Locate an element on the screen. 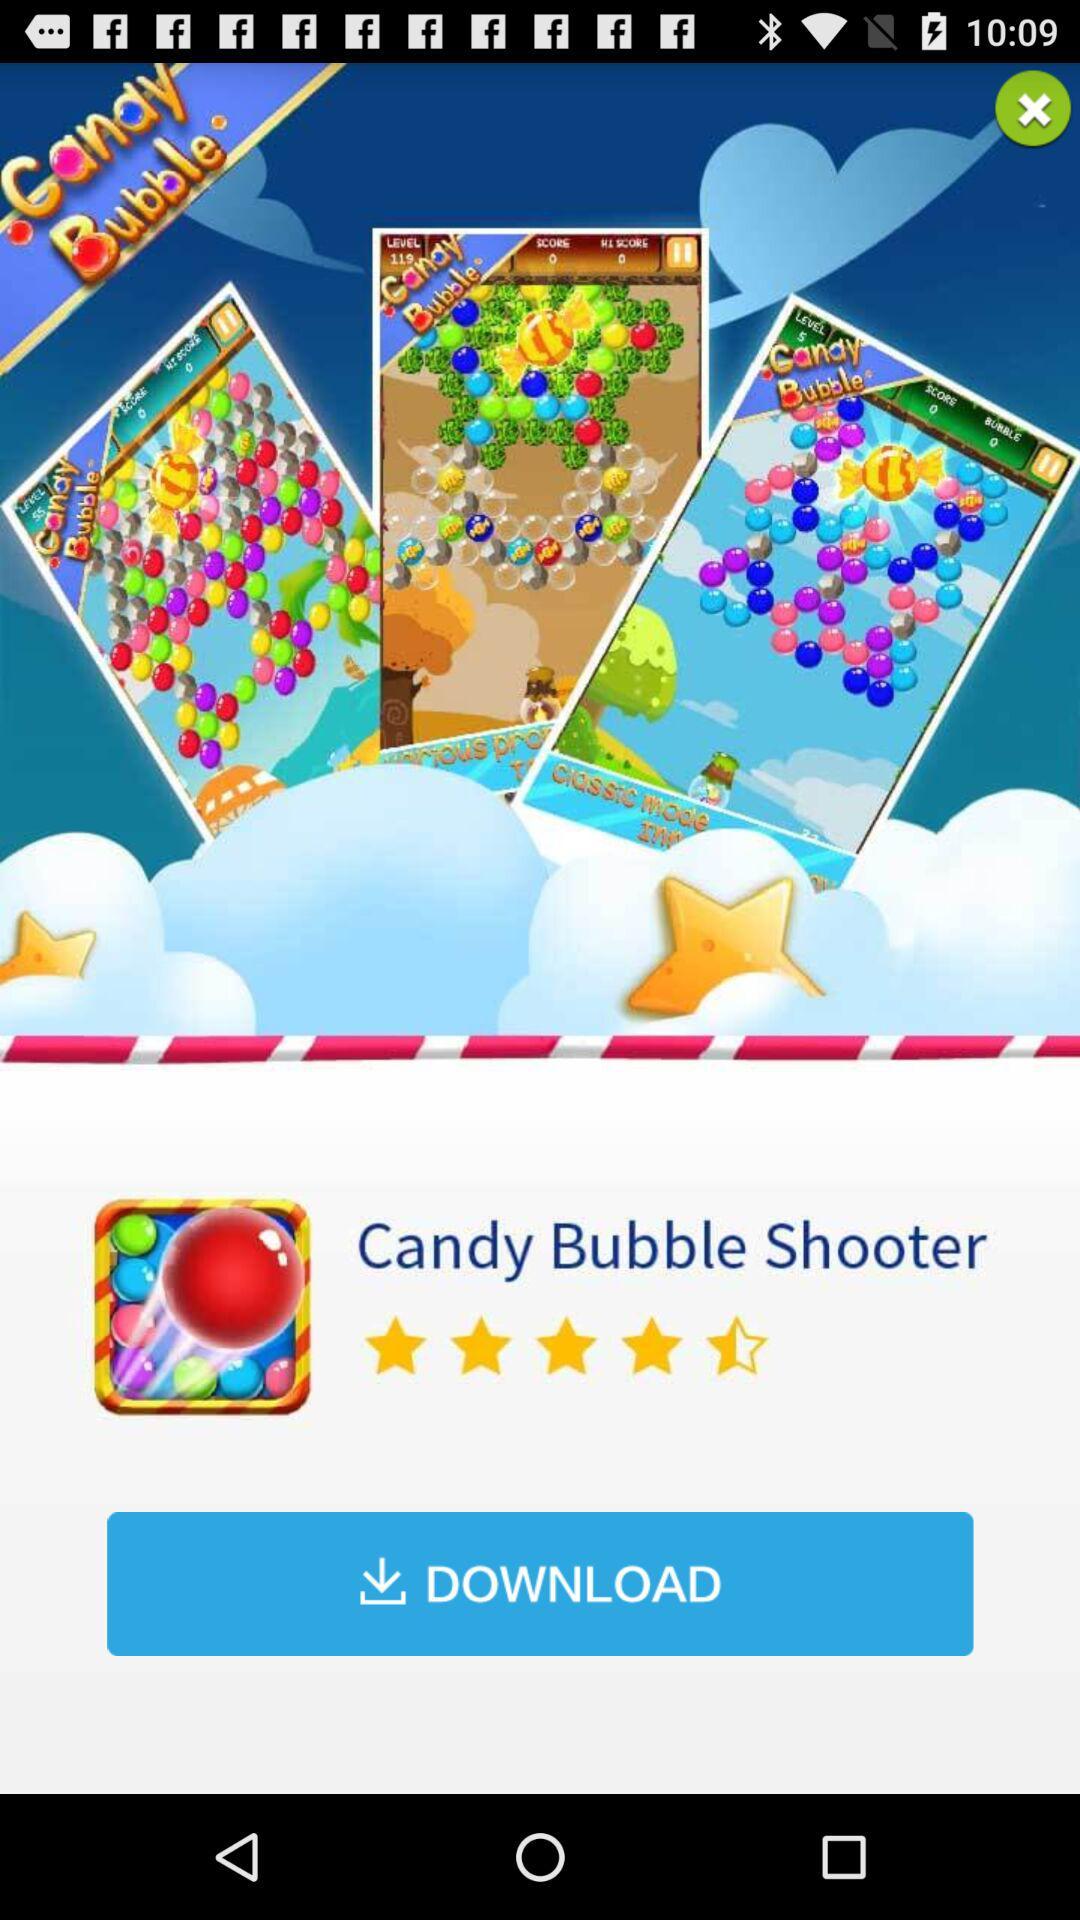 The width and height of the screenshot is (1080, 1920). advertisement is located at coordinates (1033, 108).